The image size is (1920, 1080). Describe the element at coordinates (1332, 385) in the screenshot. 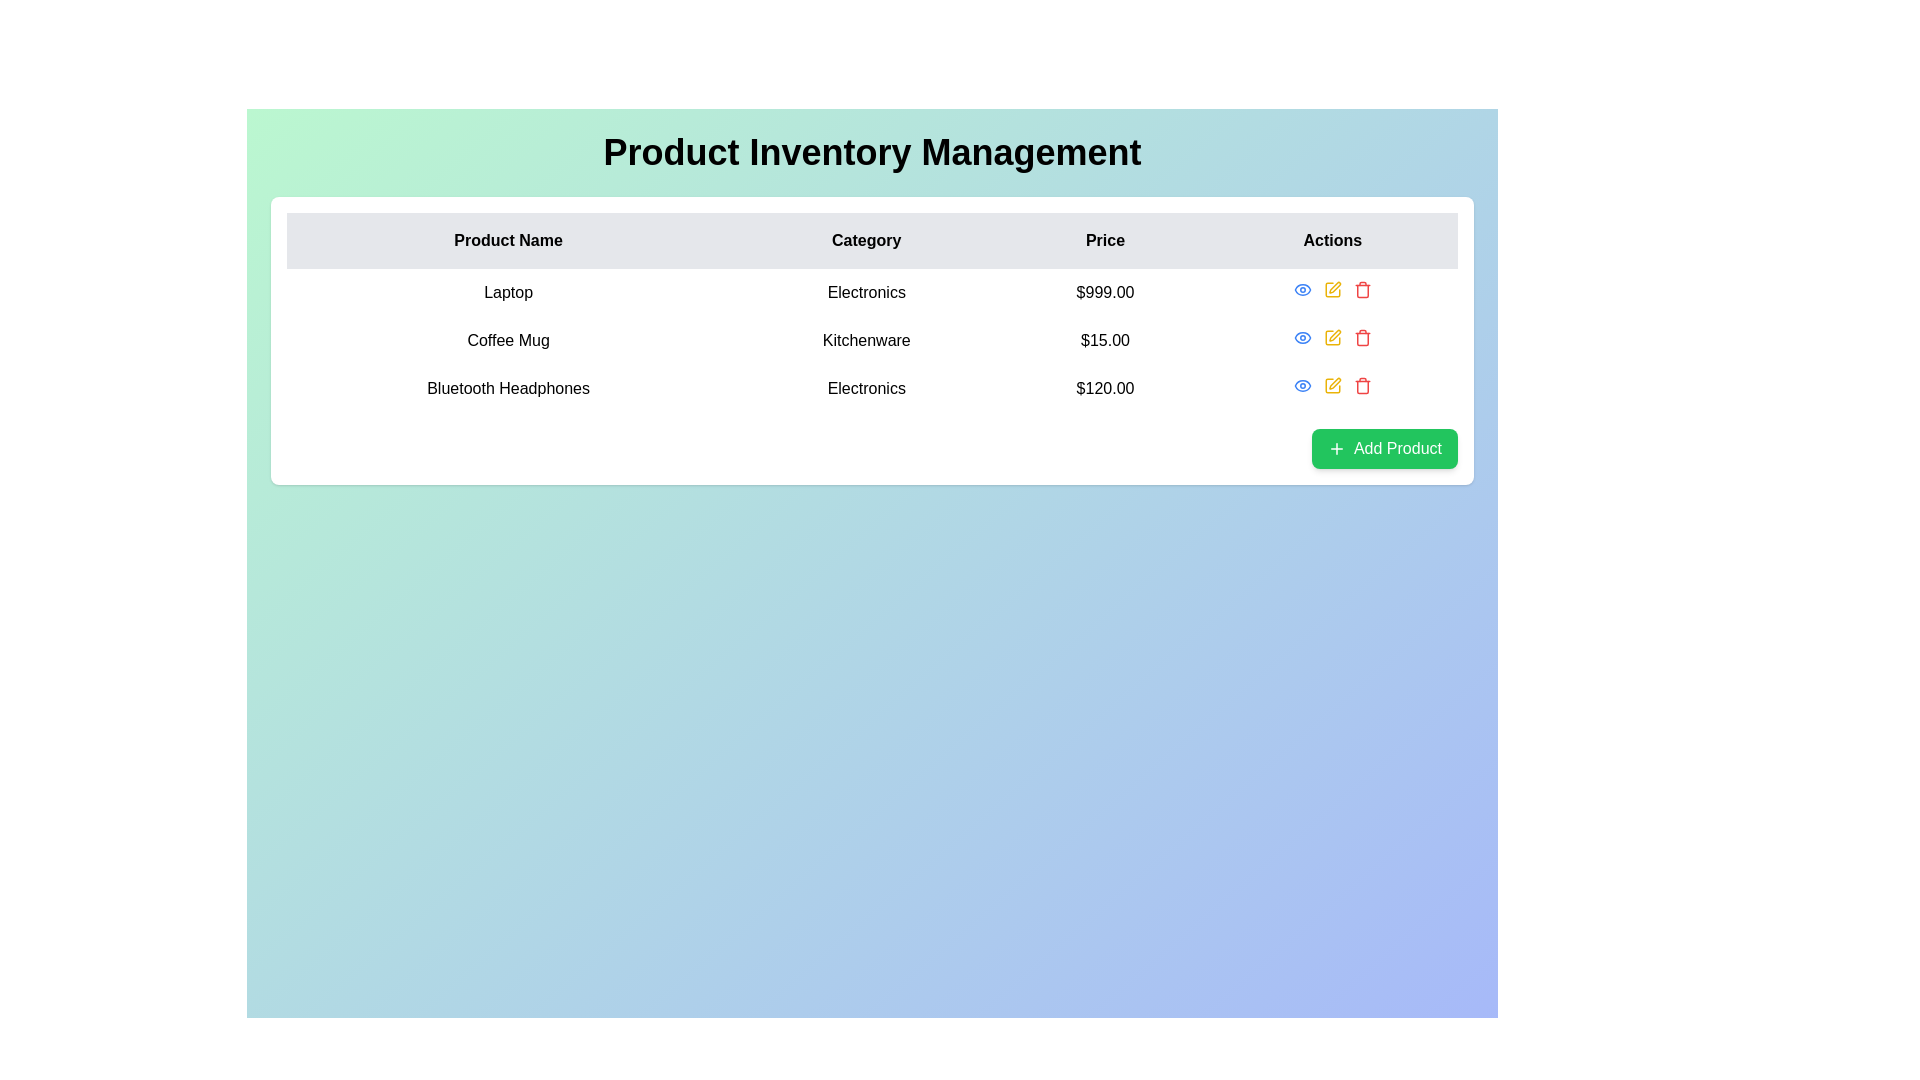

I see `the yellow square icon with a pen overlay in the 'Actions' column of the table, specifically in the third row for 'Bluetooth Headphones', to initiate editing of the corresponding item` at that location.